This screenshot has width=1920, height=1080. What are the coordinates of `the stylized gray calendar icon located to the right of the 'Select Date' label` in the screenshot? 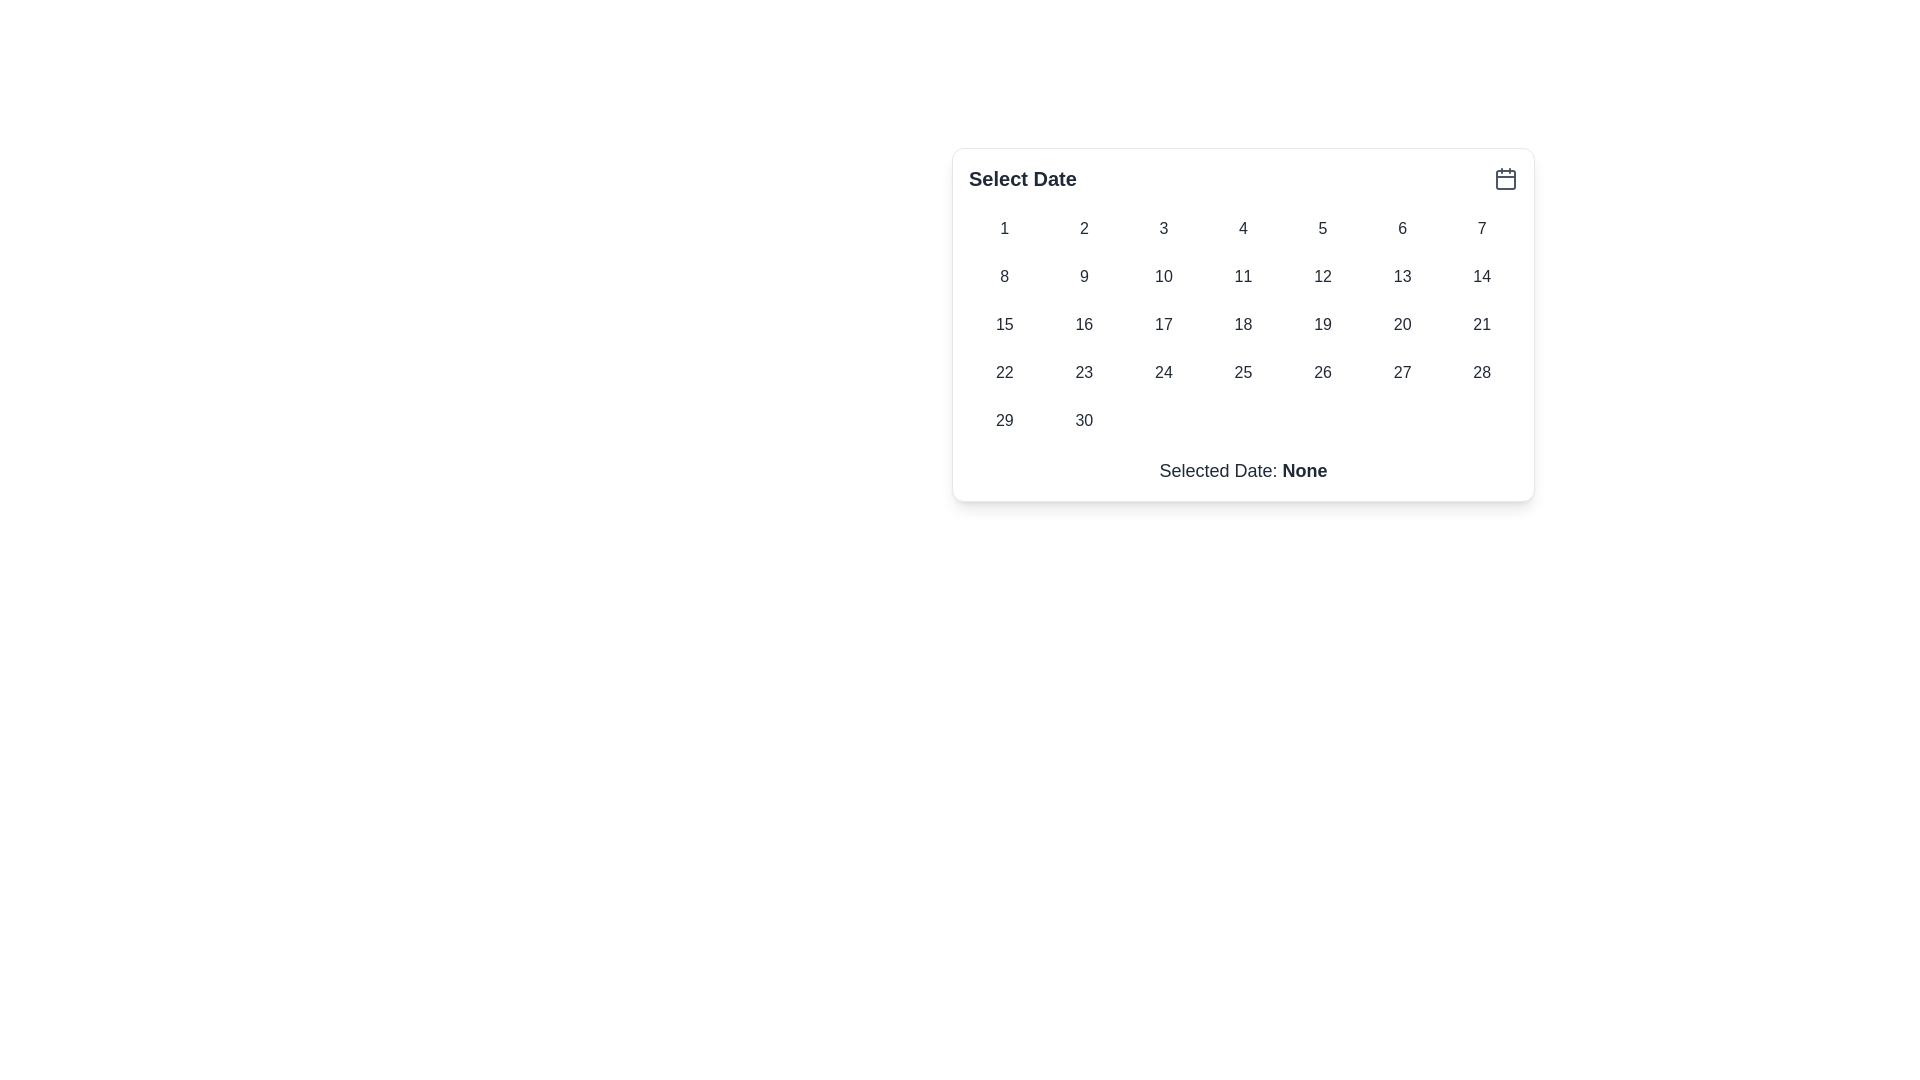 It's located at (1506, 177).